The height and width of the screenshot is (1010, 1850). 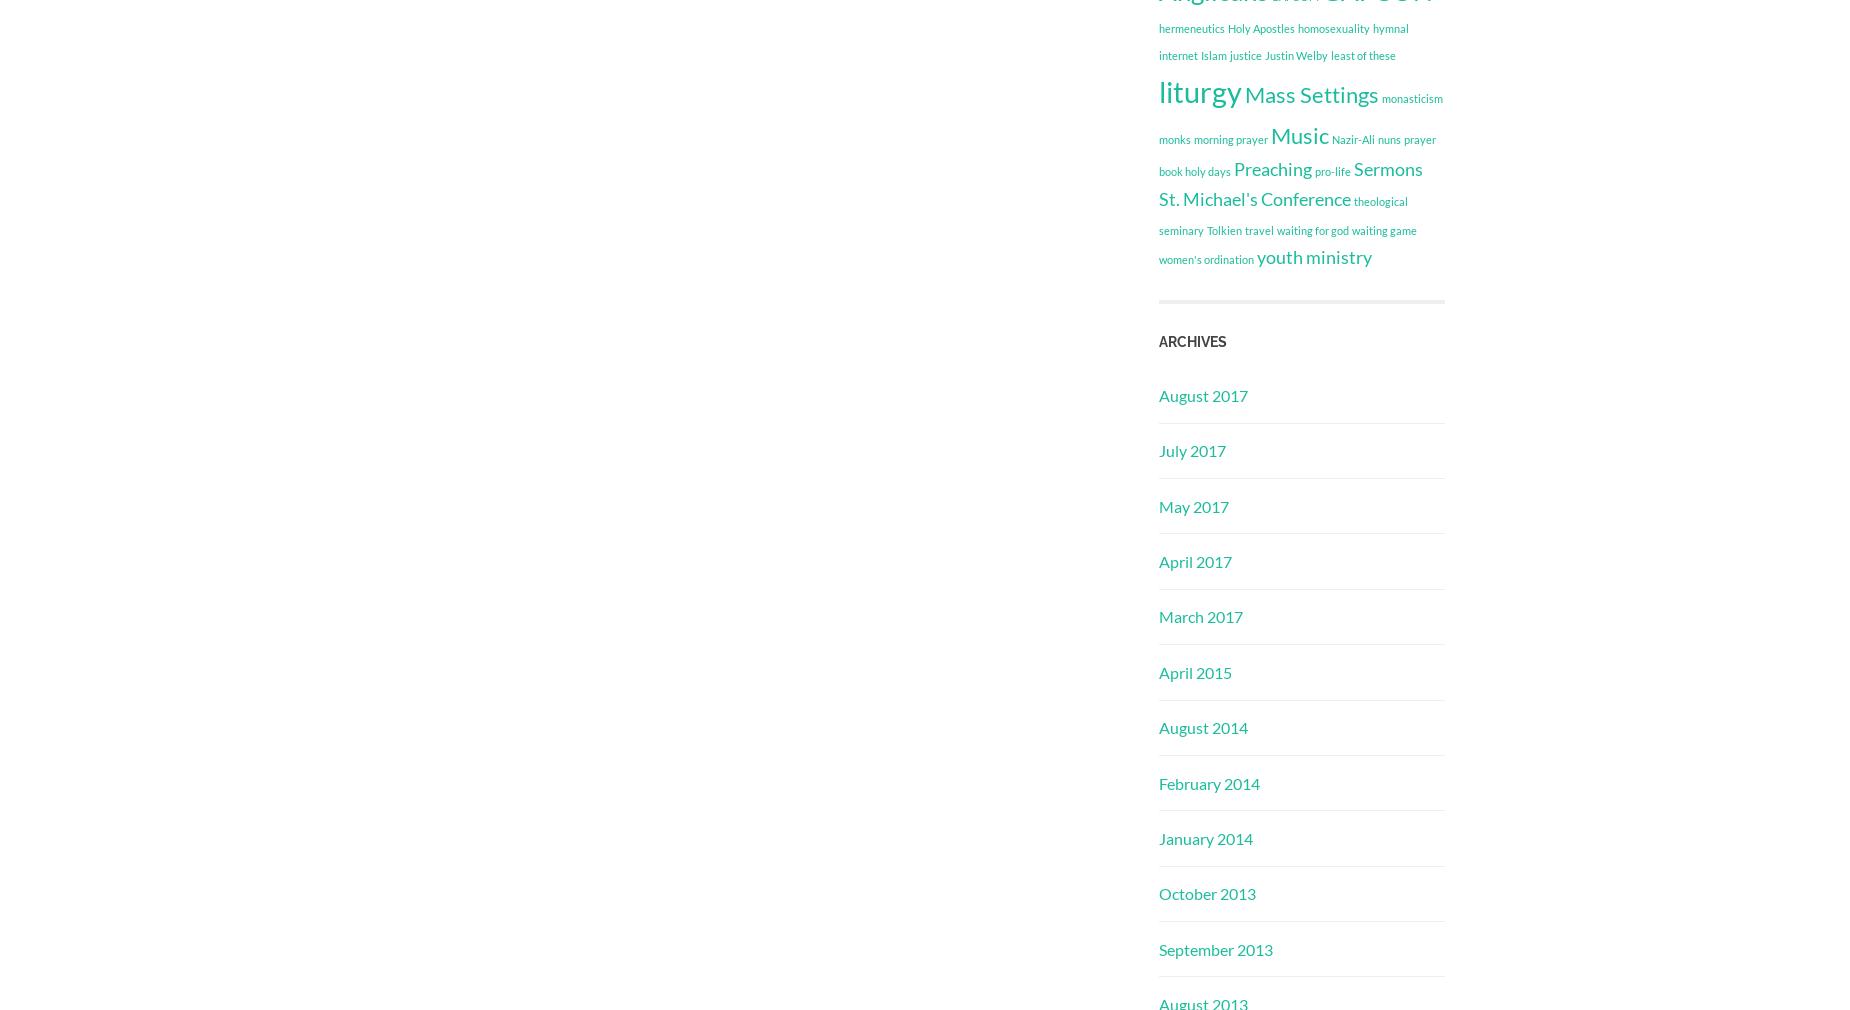 I want to click on 'Preaching', so click(x=1271, y=168).